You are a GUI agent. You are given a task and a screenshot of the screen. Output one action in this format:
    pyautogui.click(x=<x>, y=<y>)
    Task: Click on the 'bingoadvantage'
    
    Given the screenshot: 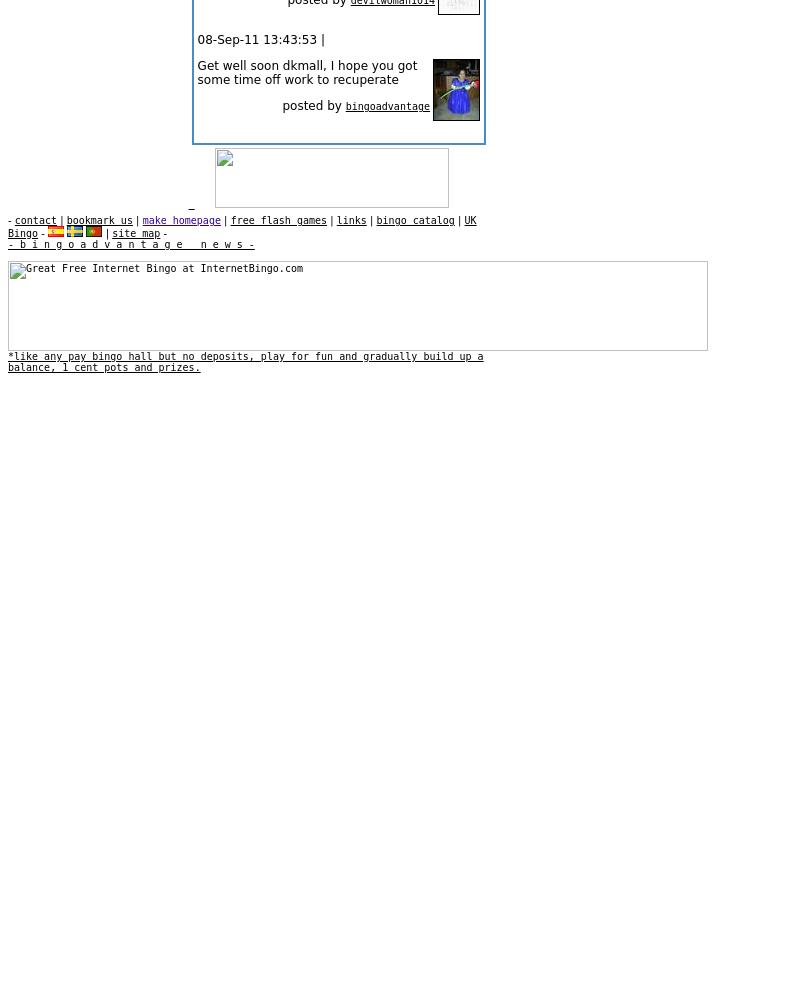 What is the action you would take?
    pyautogui.click(x=386, y=105)
    